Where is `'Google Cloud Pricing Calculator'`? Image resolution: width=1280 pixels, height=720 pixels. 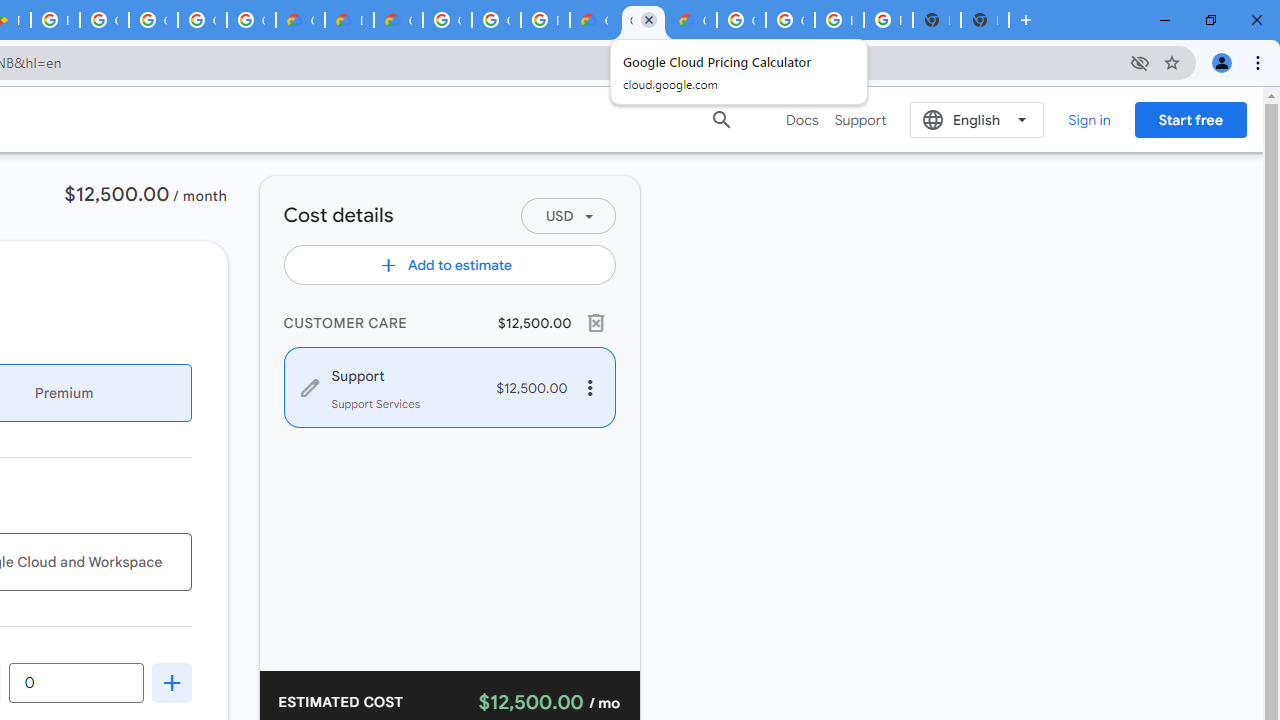
'Google Cloud Pricing Calculator' is located at coordinates (643, 20).